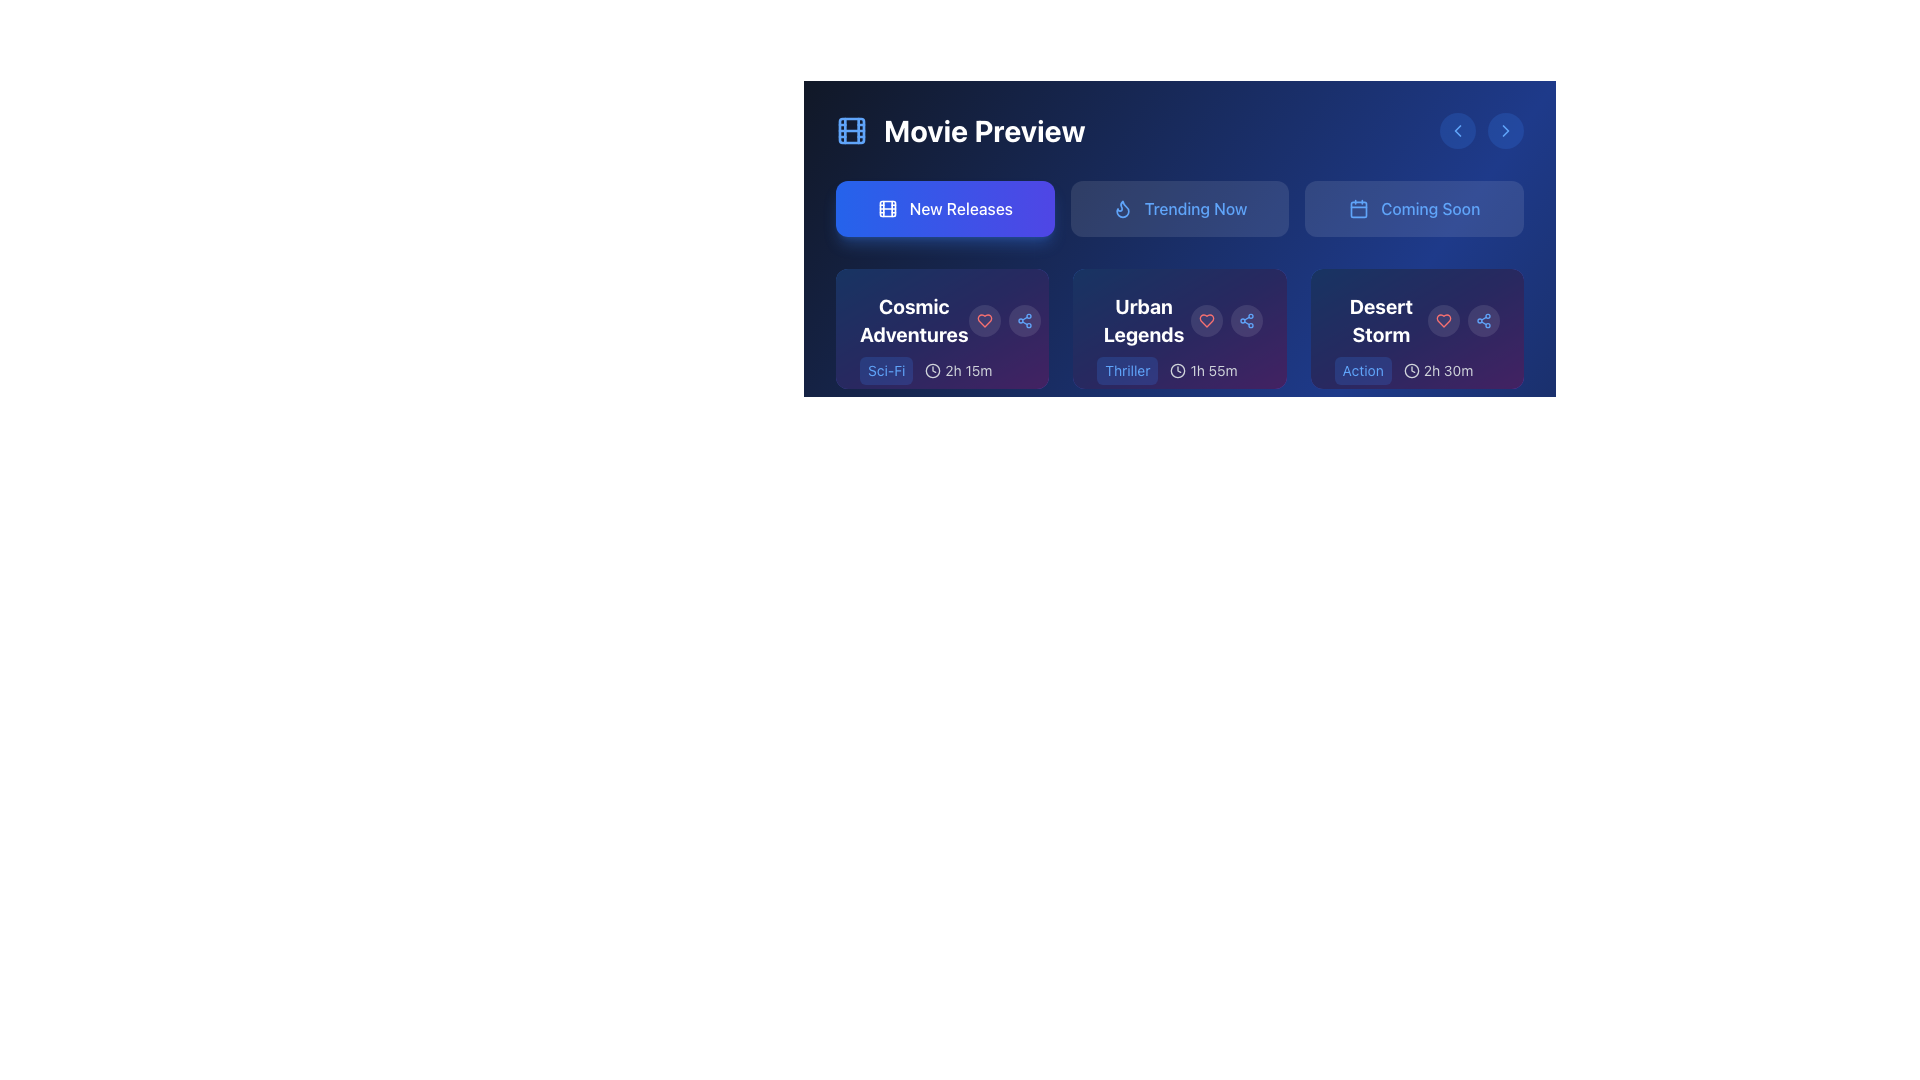  I want to click on the share icon of the 'Desert Storm' Information Card, which is the rightmost card in the New Releases section, so click(1416, 327).